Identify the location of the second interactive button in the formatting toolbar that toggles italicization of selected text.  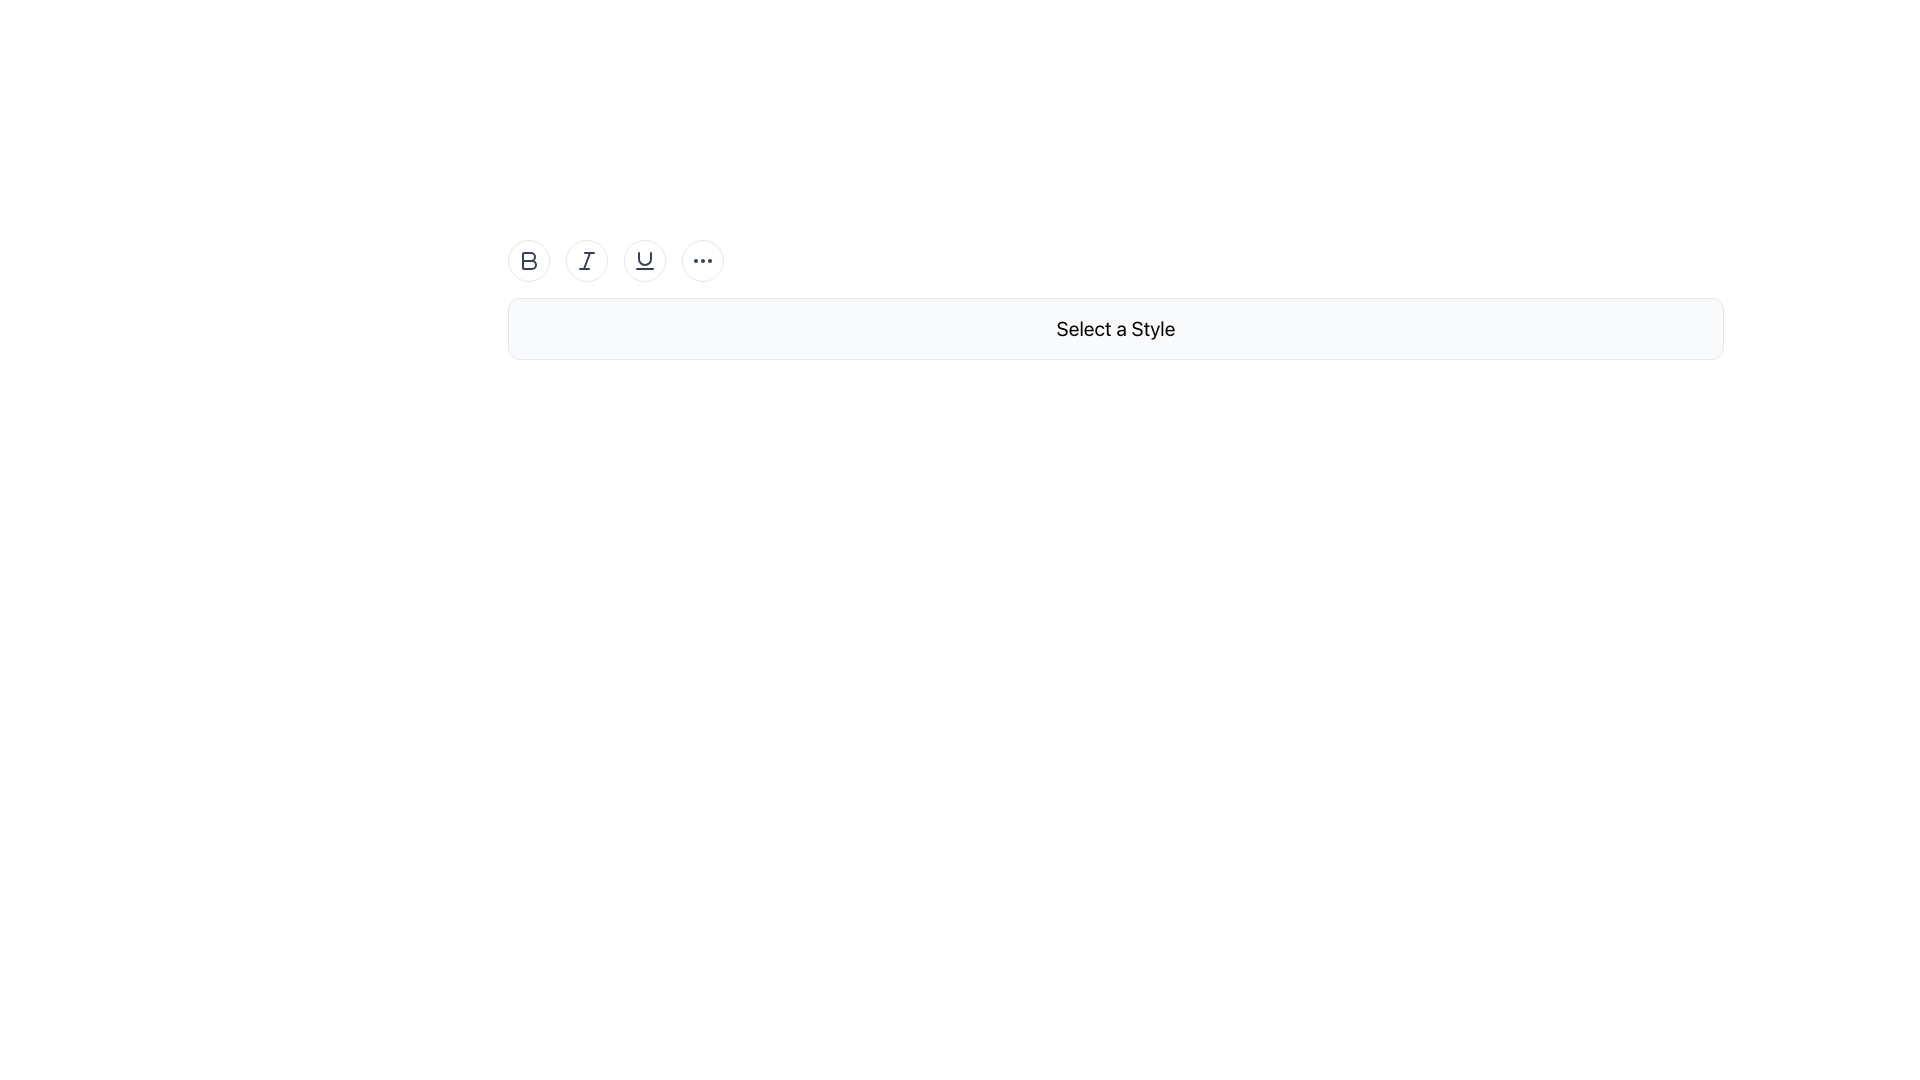
(585, 260).